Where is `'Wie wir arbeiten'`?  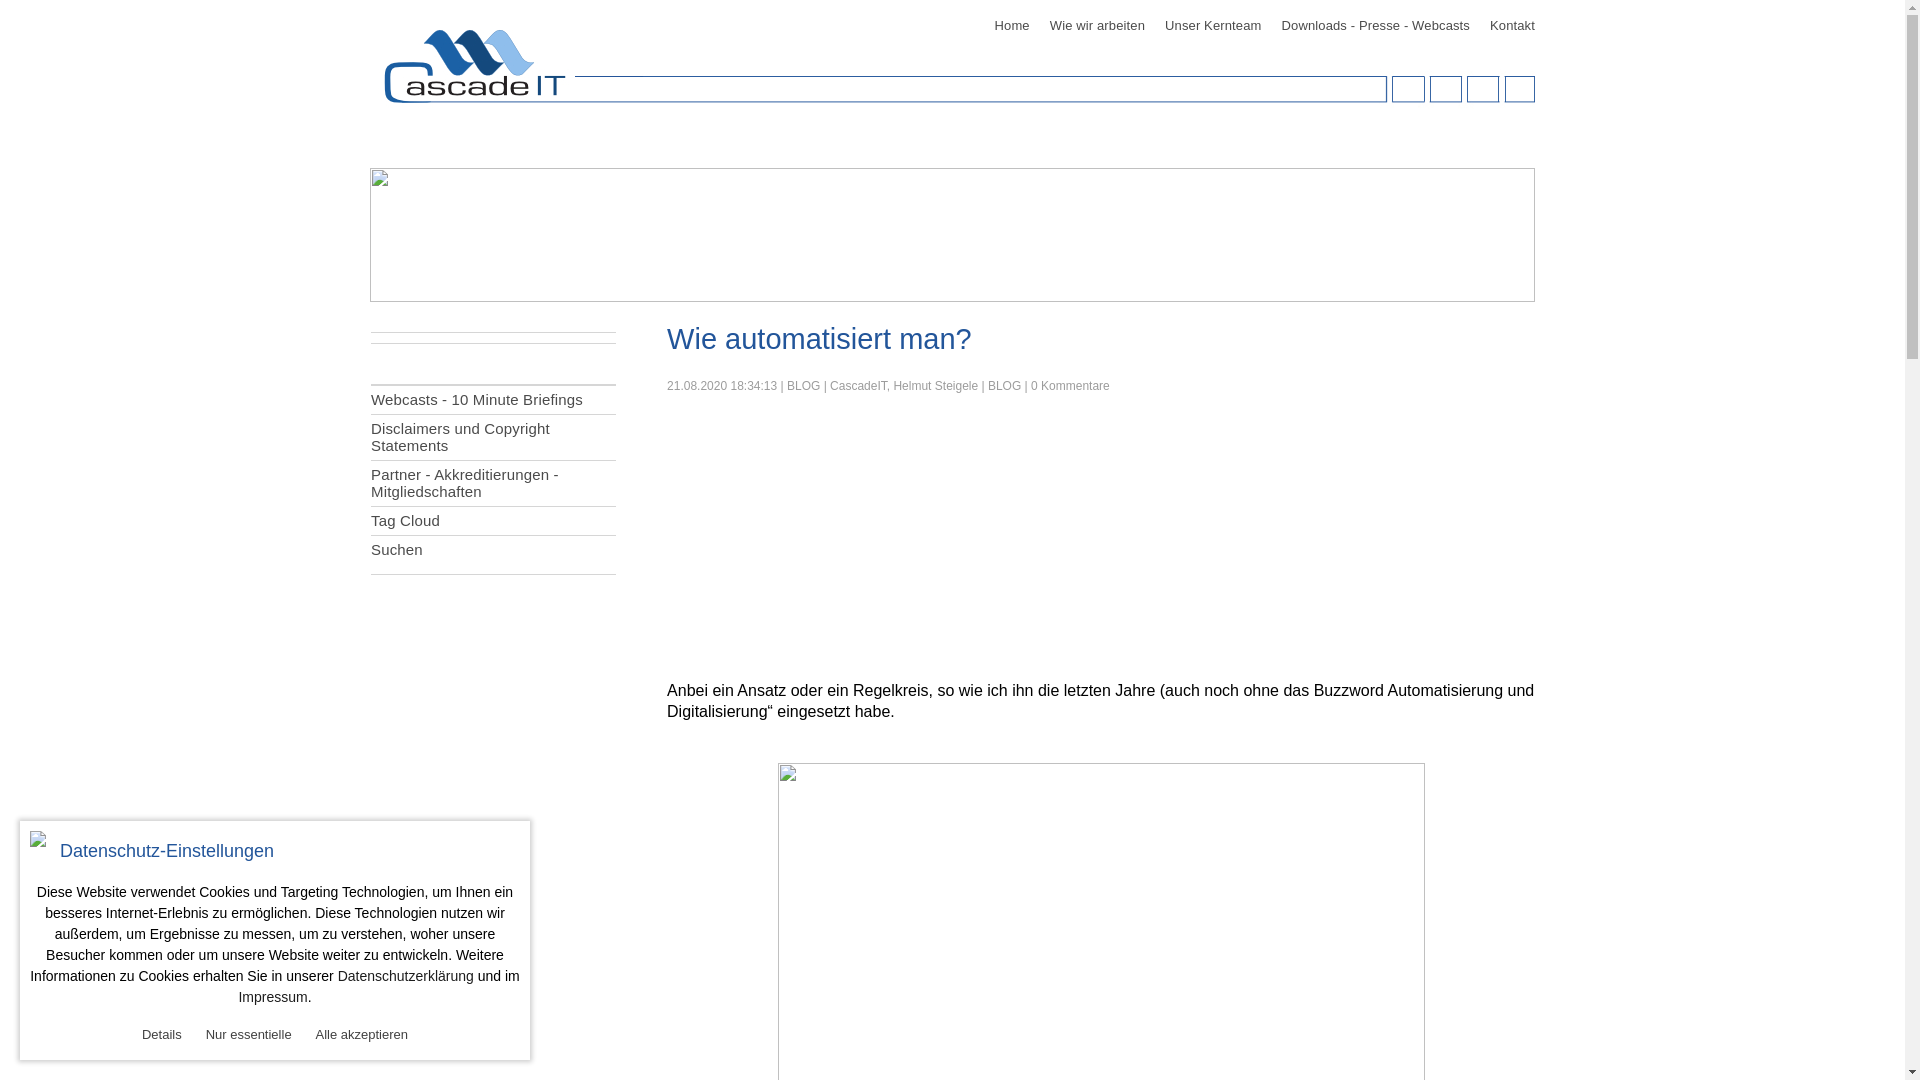 'Wie wir arbeiten' is located at coordinates (1096, 26).